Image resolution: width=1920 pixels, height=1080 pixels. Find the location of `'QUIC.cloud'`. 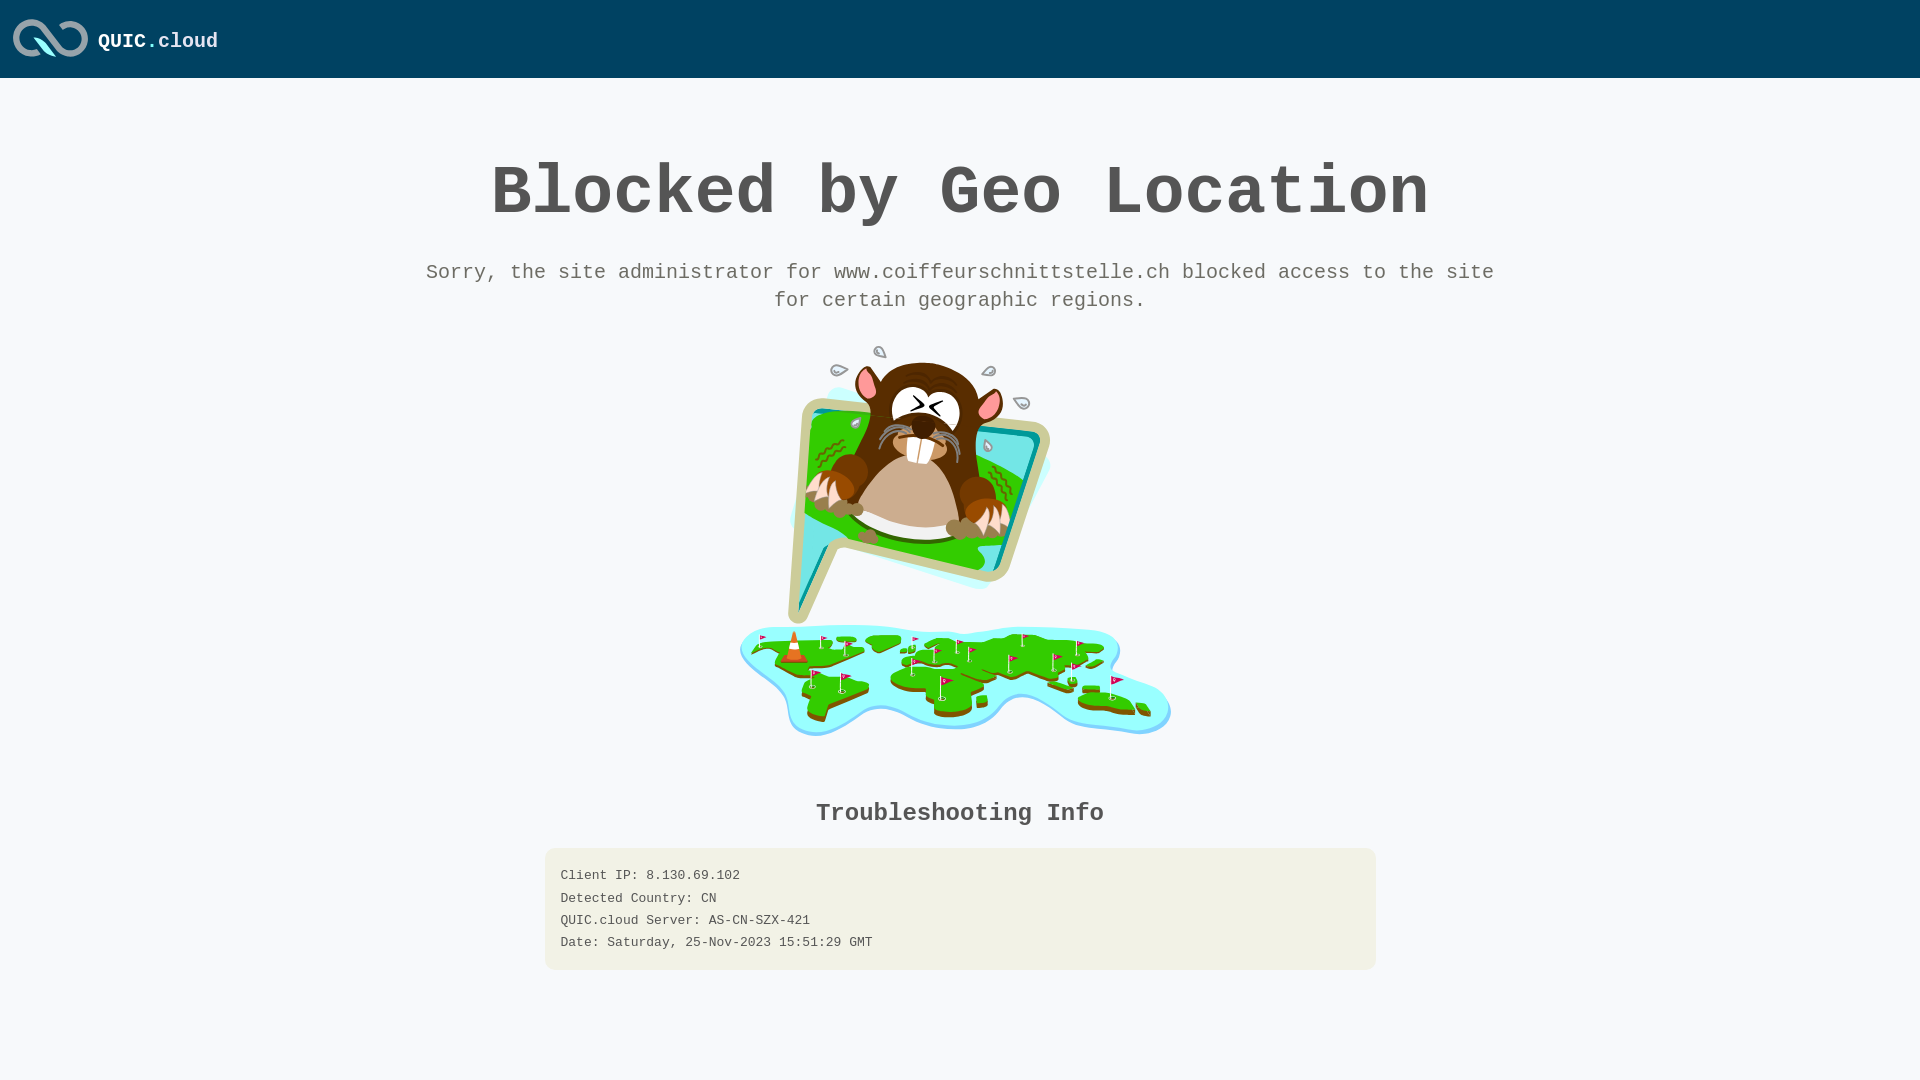

'QUIC.cloud' is located at coordinates (157, 41).